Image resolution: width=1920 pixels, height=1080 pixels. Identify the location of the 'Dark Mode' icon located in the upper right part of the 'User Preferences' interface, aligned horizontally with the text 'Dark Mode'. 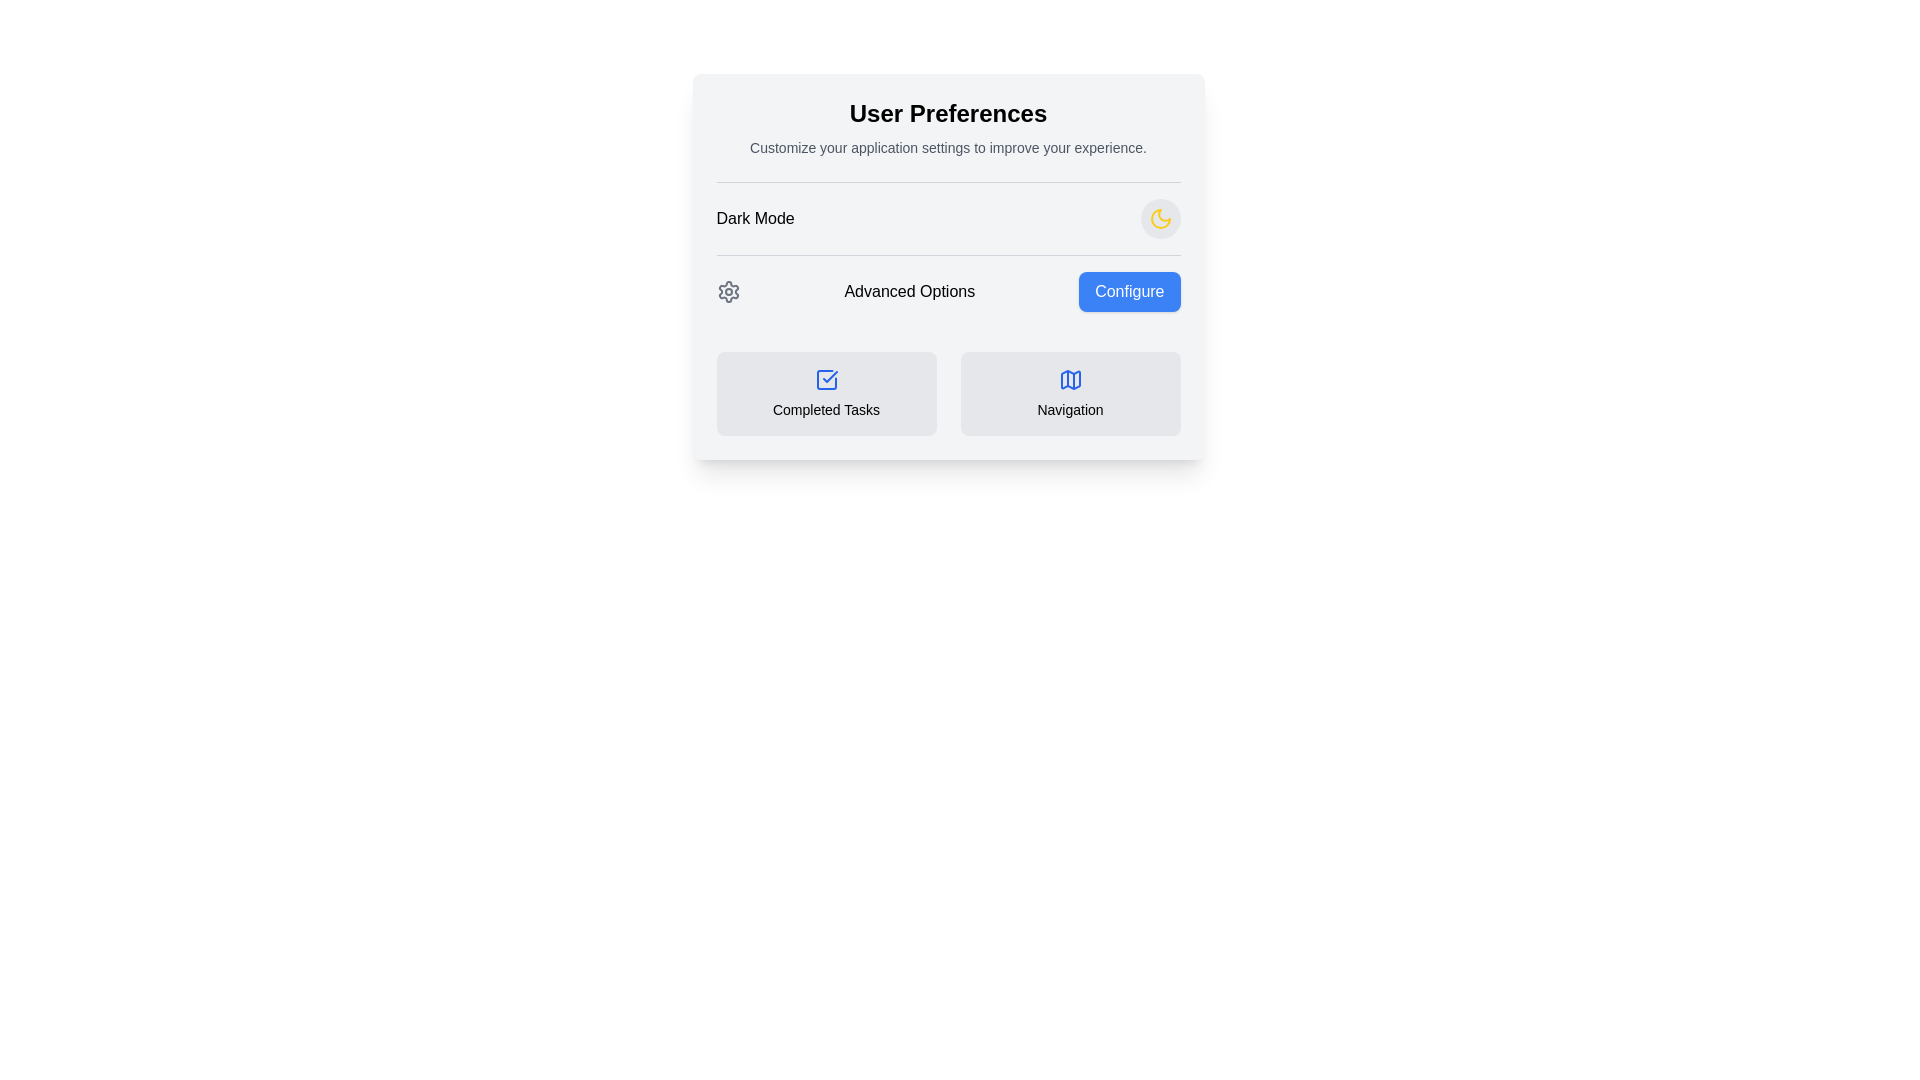
(1160, 219).